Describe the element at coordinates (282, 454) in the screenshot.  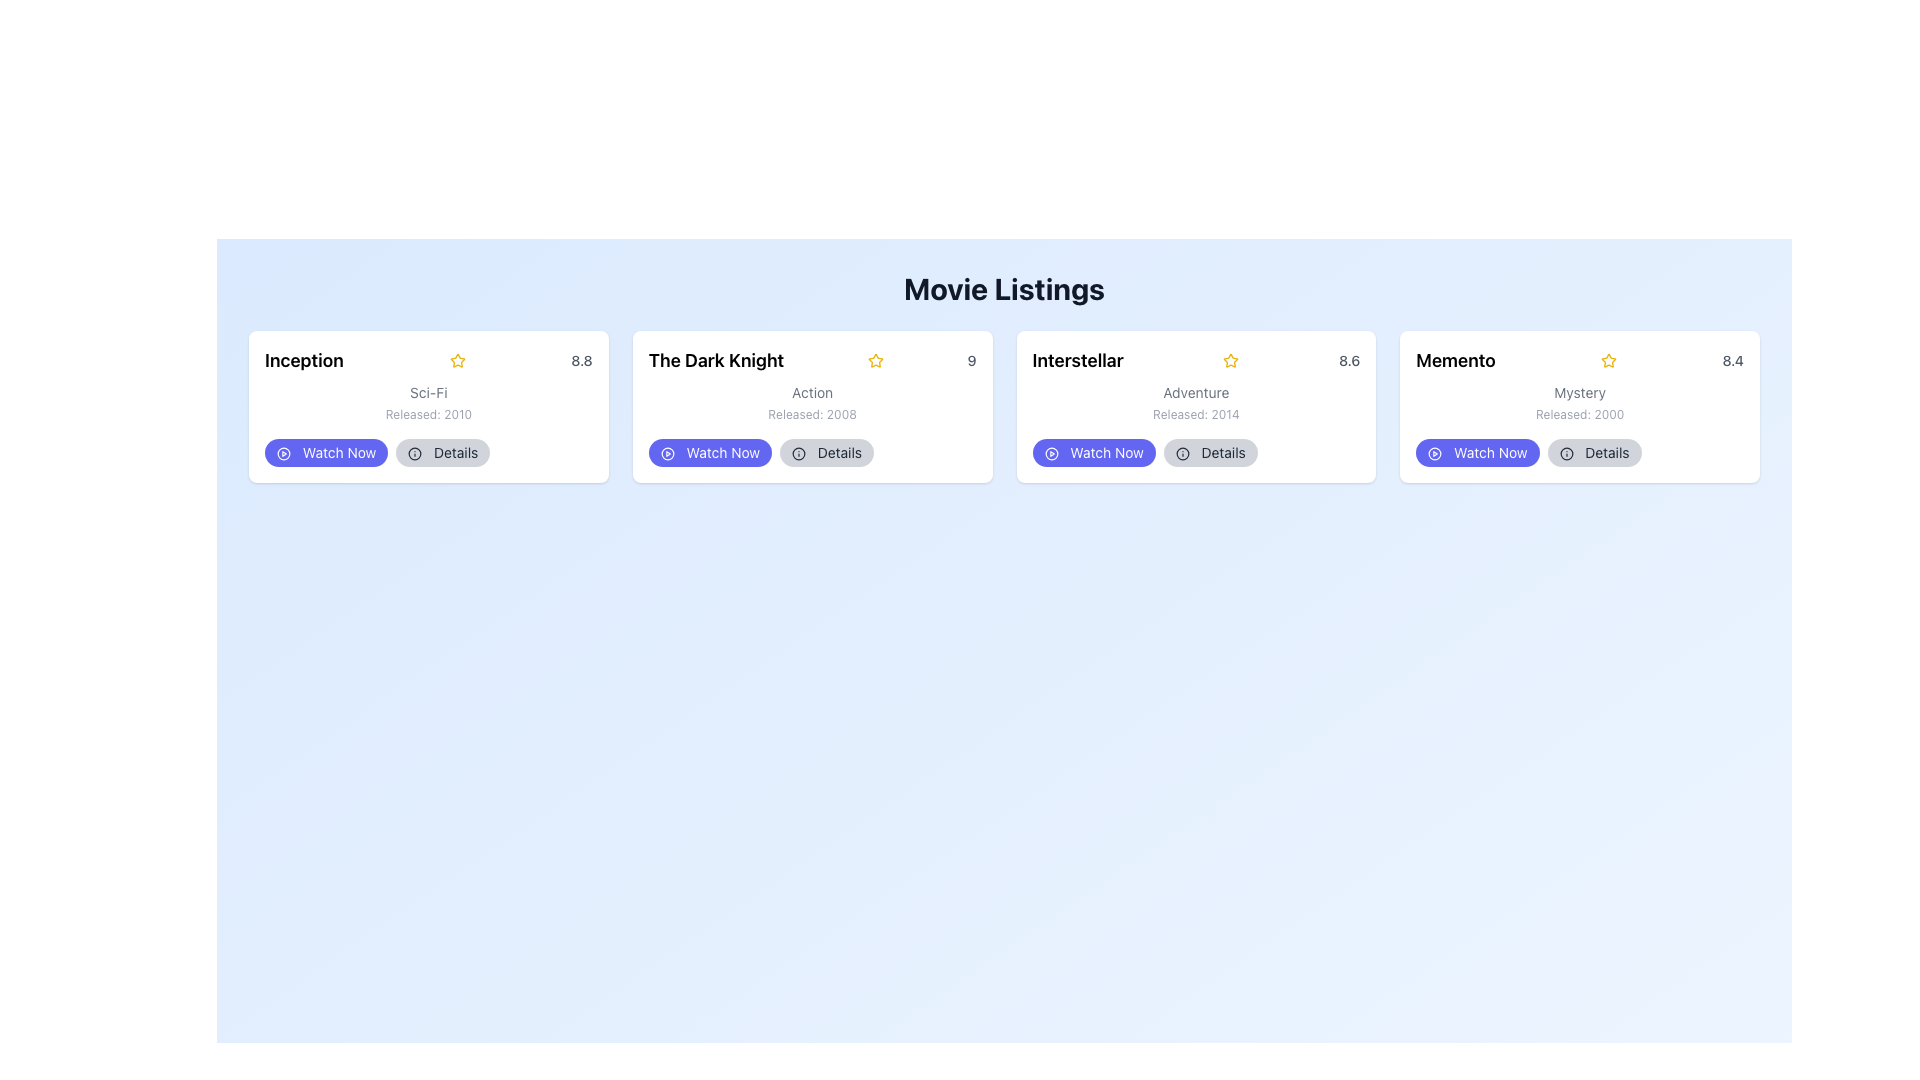
I see `the button labeled 'Watch Now' that contains a small circular icon with a right-pointing triangular play symbol, located to the left of the text` at that location.